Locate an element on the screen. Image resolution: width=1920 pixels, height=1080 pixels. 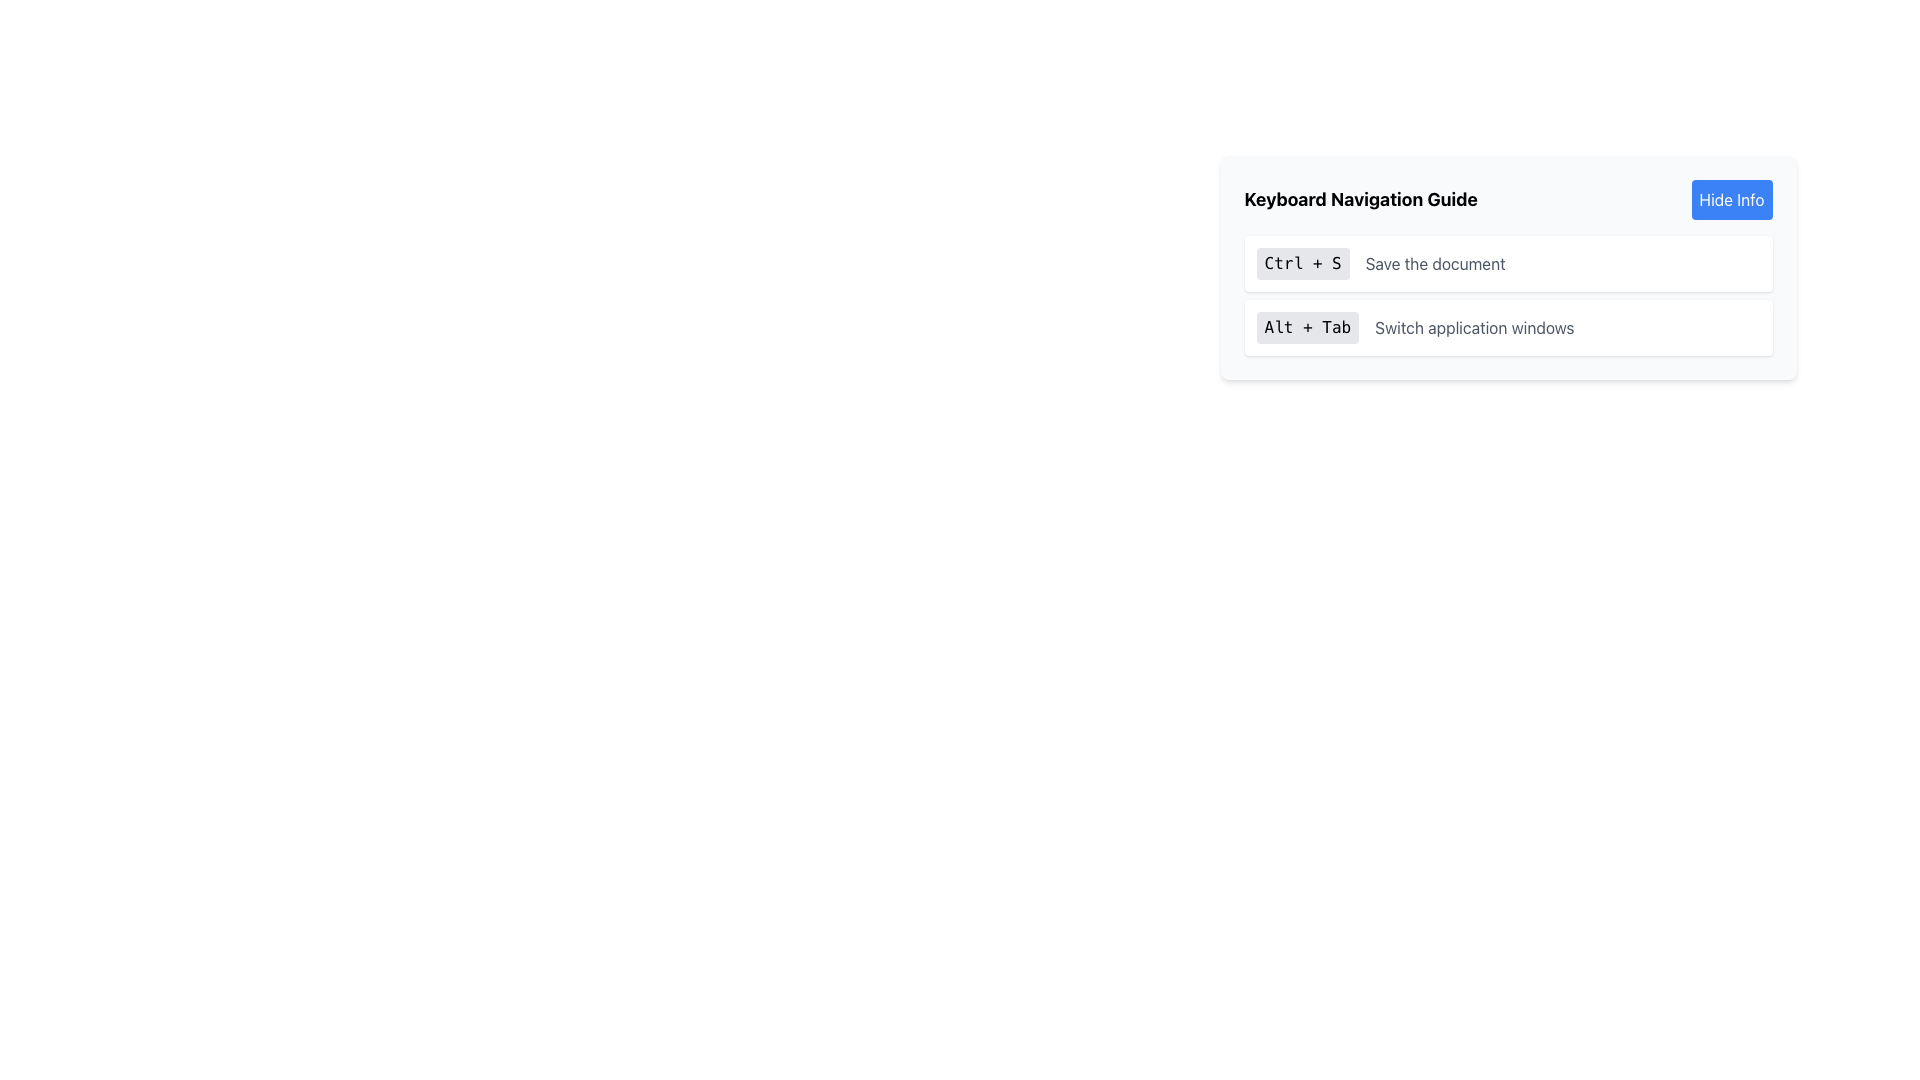
information presented in the Instructional Item displaying 'Ctrl + S' and 'Save the document' located in the 'Keyboard Navigation Guide' section at the top-right corner of the interface is located at coordinates (1508, 262).